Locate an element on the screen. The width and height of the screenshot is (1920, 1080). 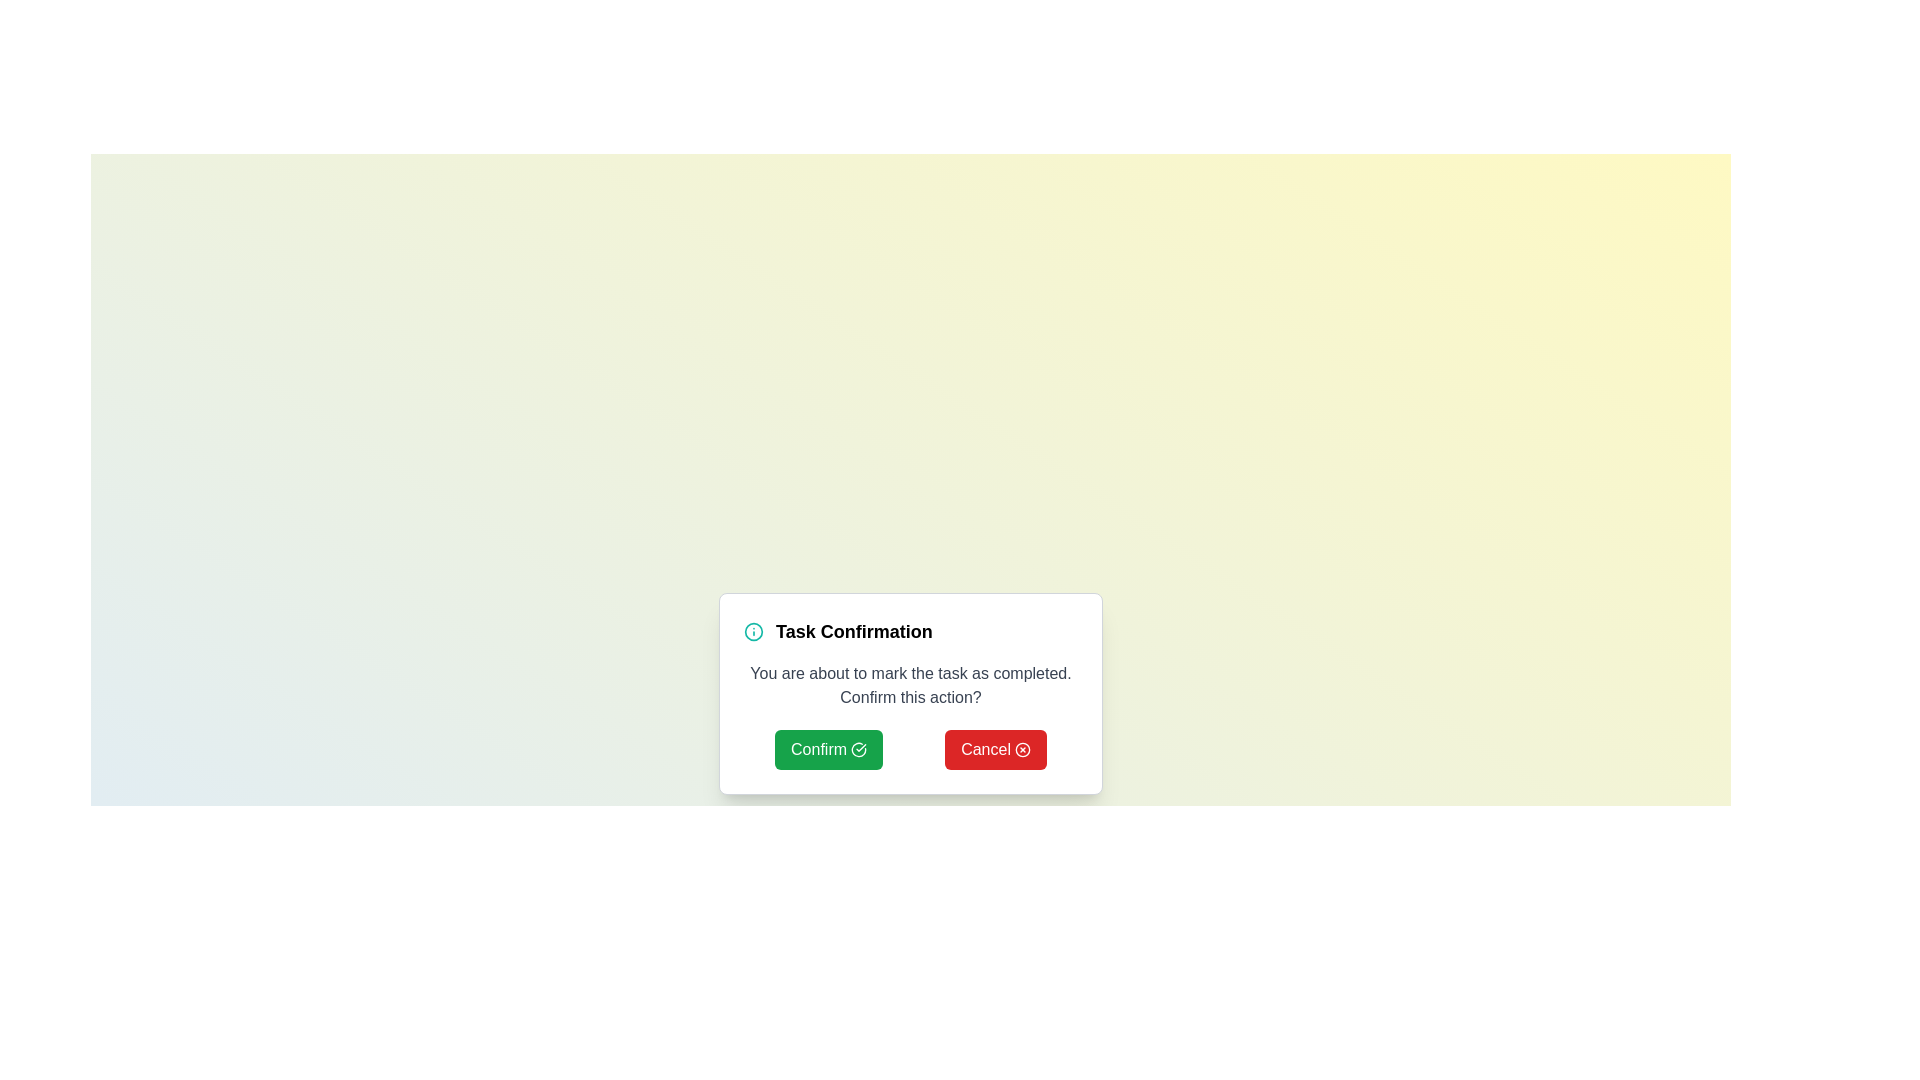
the circle graphical component of the 'Cancel' button located inside the modal confirmation dialog box, which enhances the button's recognizability is located at coordinates (1022, 749).